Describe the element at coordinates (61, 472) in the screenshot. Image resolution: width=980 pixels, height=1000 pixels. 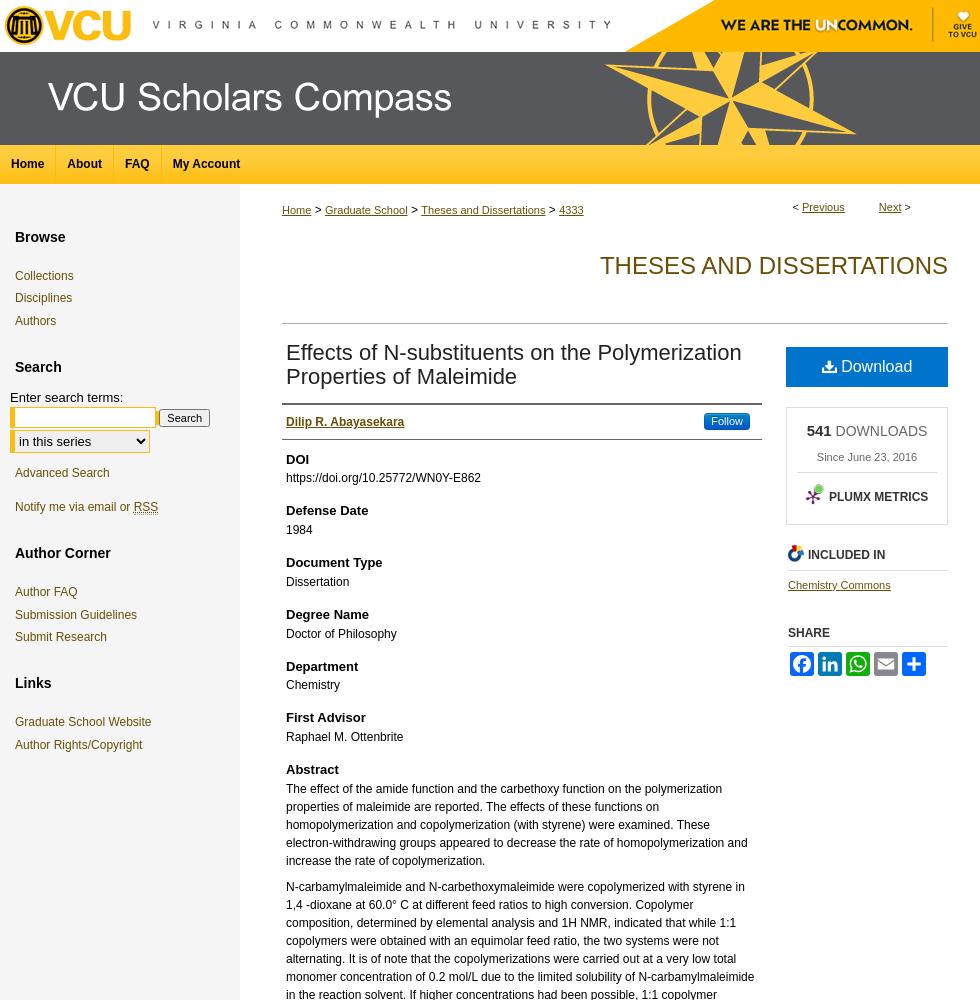
I see `'Advanced Search'` at that location.